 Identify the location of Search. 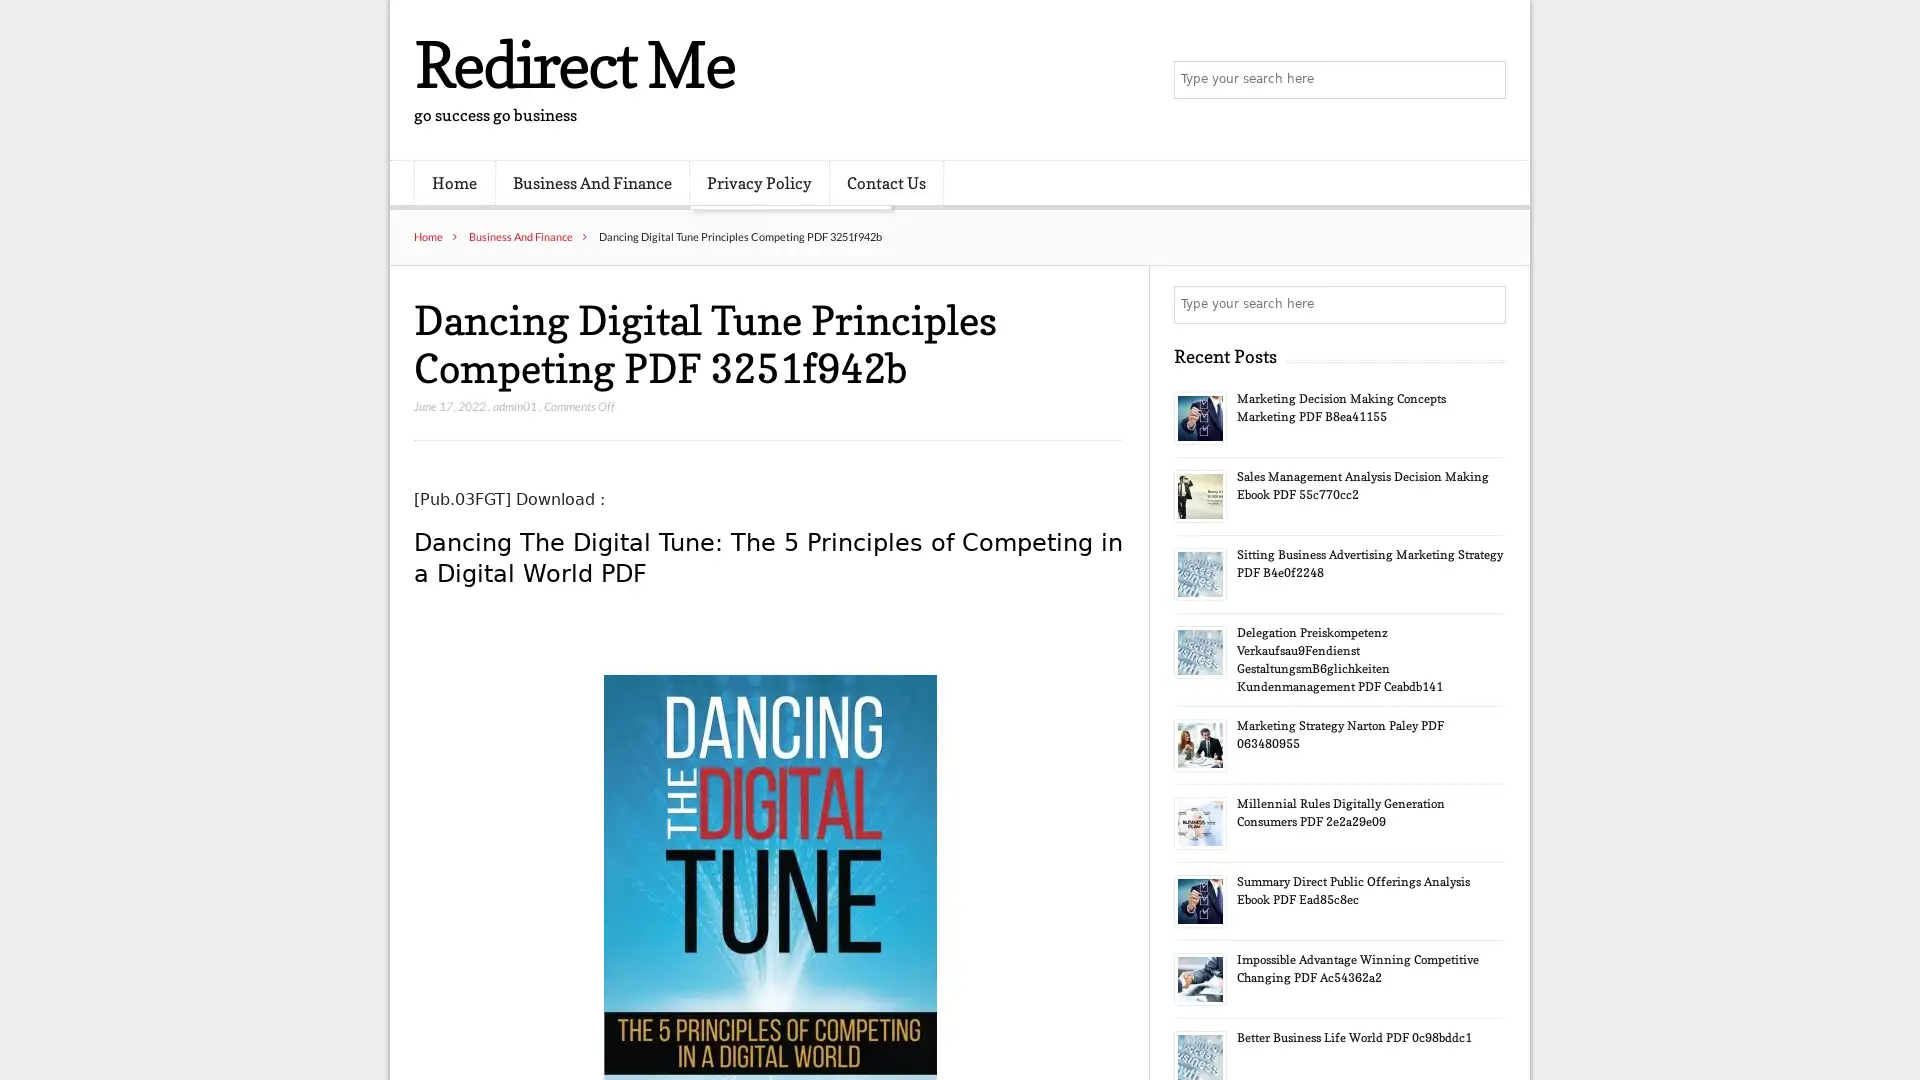
(1485, 304).